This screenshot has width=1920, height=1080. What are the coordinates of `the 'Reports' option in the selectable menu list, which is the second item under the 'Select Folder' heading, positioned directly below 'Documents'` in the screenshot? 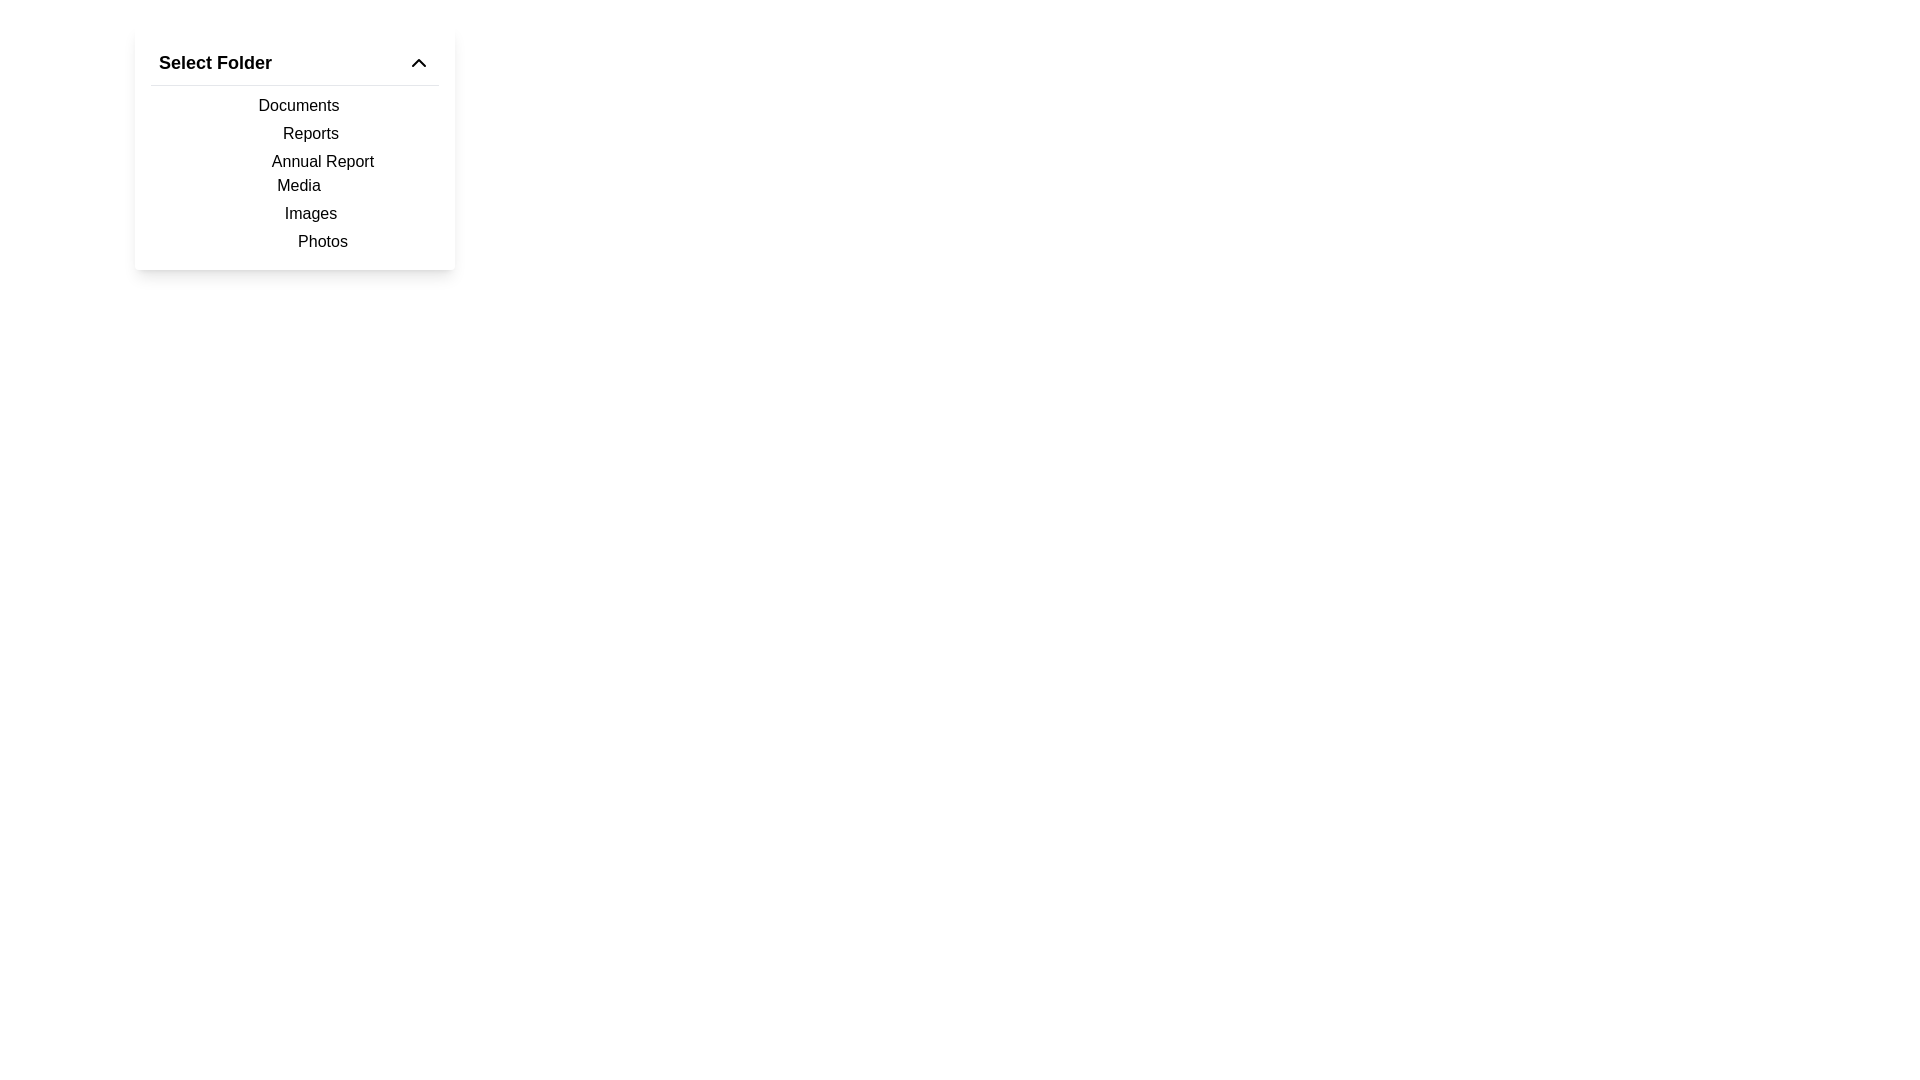 It's located at (310, 134).